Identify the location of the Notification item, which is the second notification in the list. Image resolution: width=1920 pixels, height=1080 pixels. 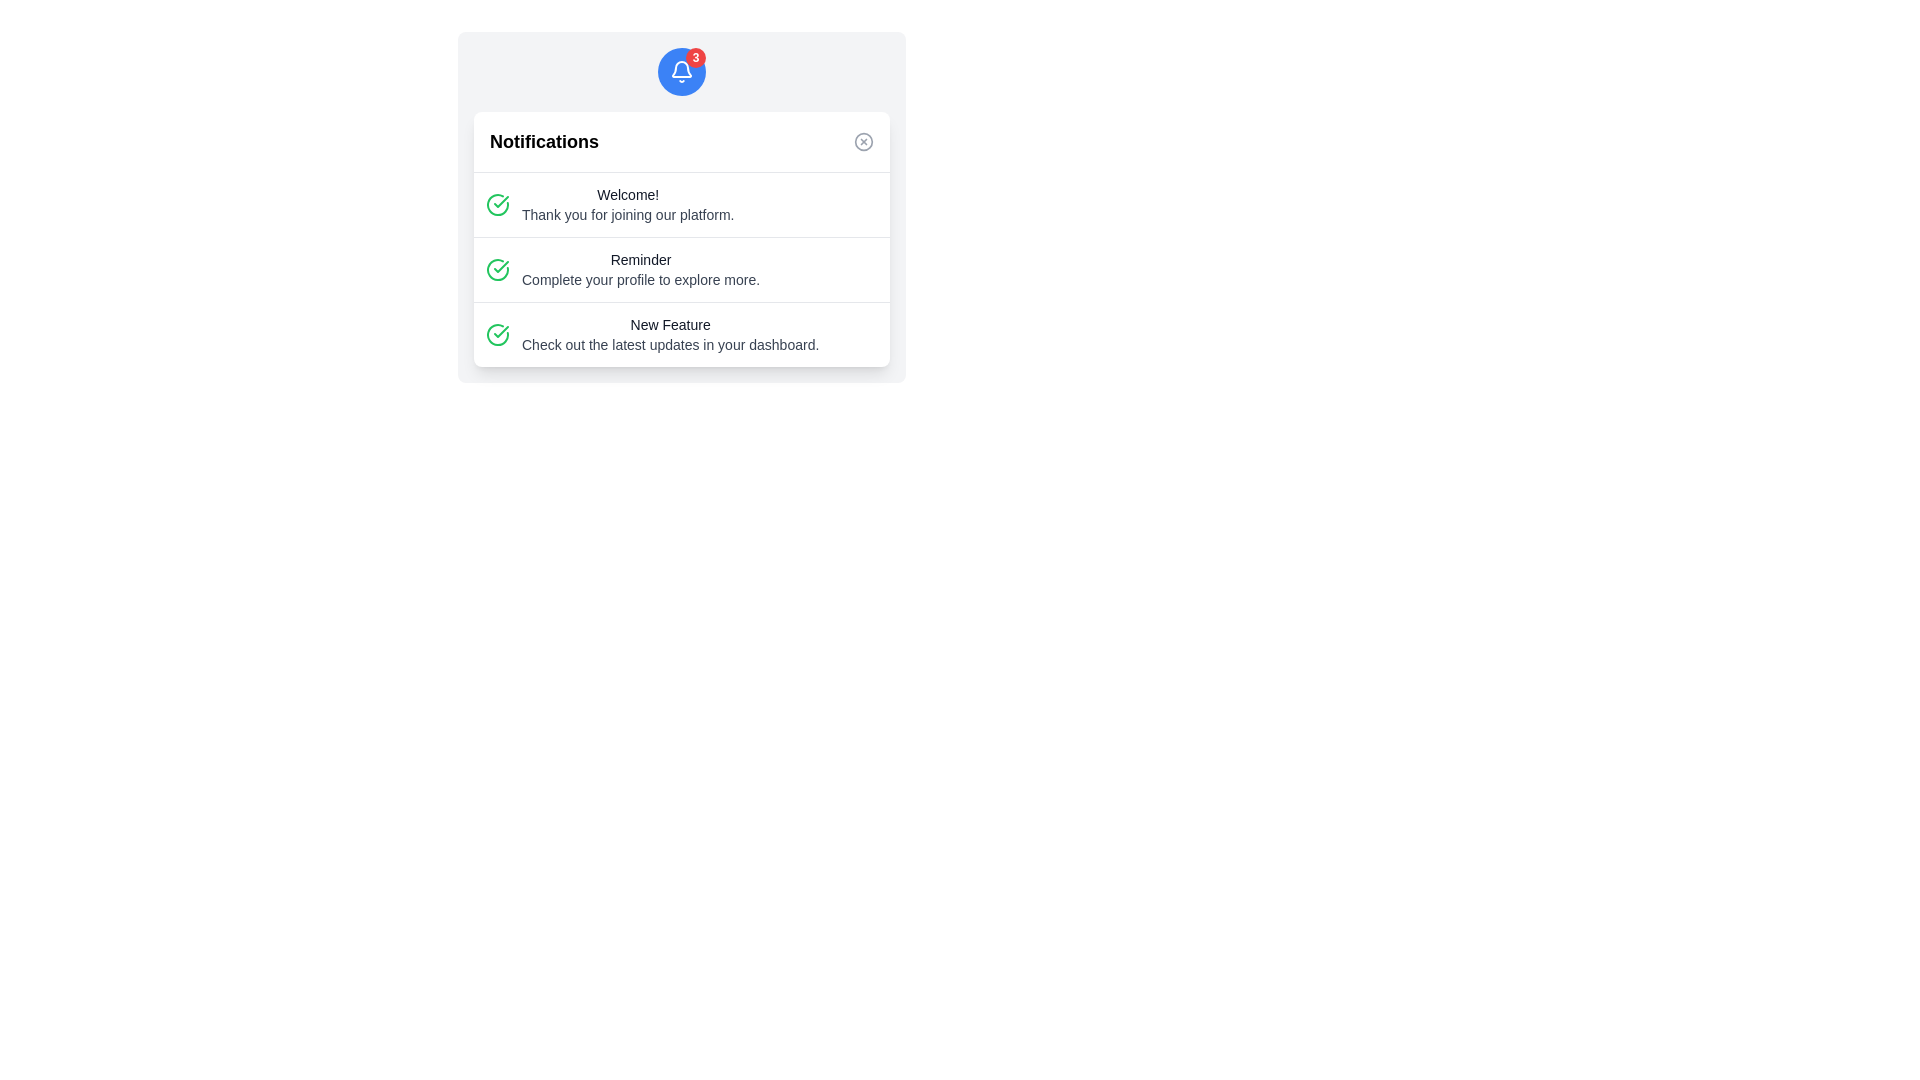
(681, 270).